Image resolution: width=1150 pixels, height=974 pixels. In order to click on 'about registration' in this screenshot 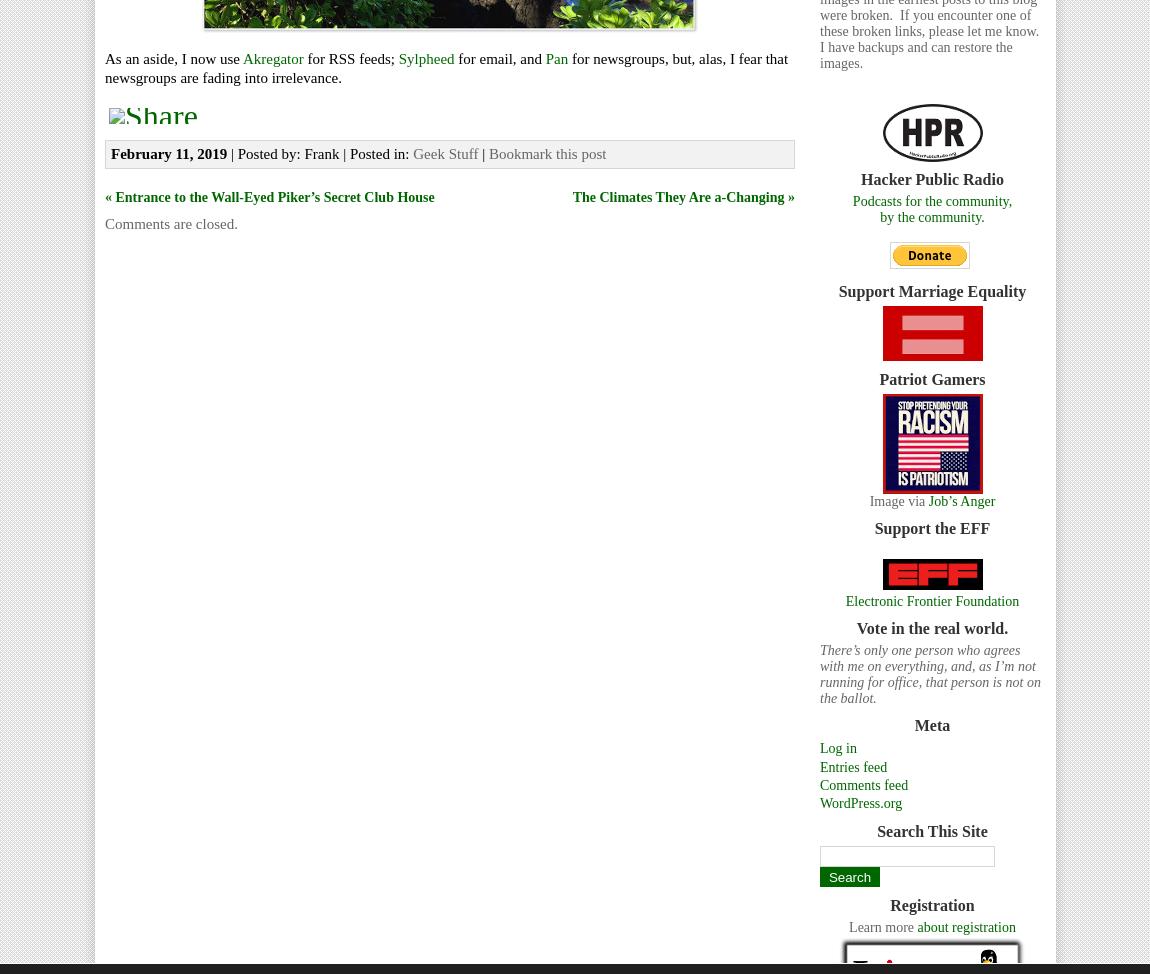, I will do `click(966, 926)`.